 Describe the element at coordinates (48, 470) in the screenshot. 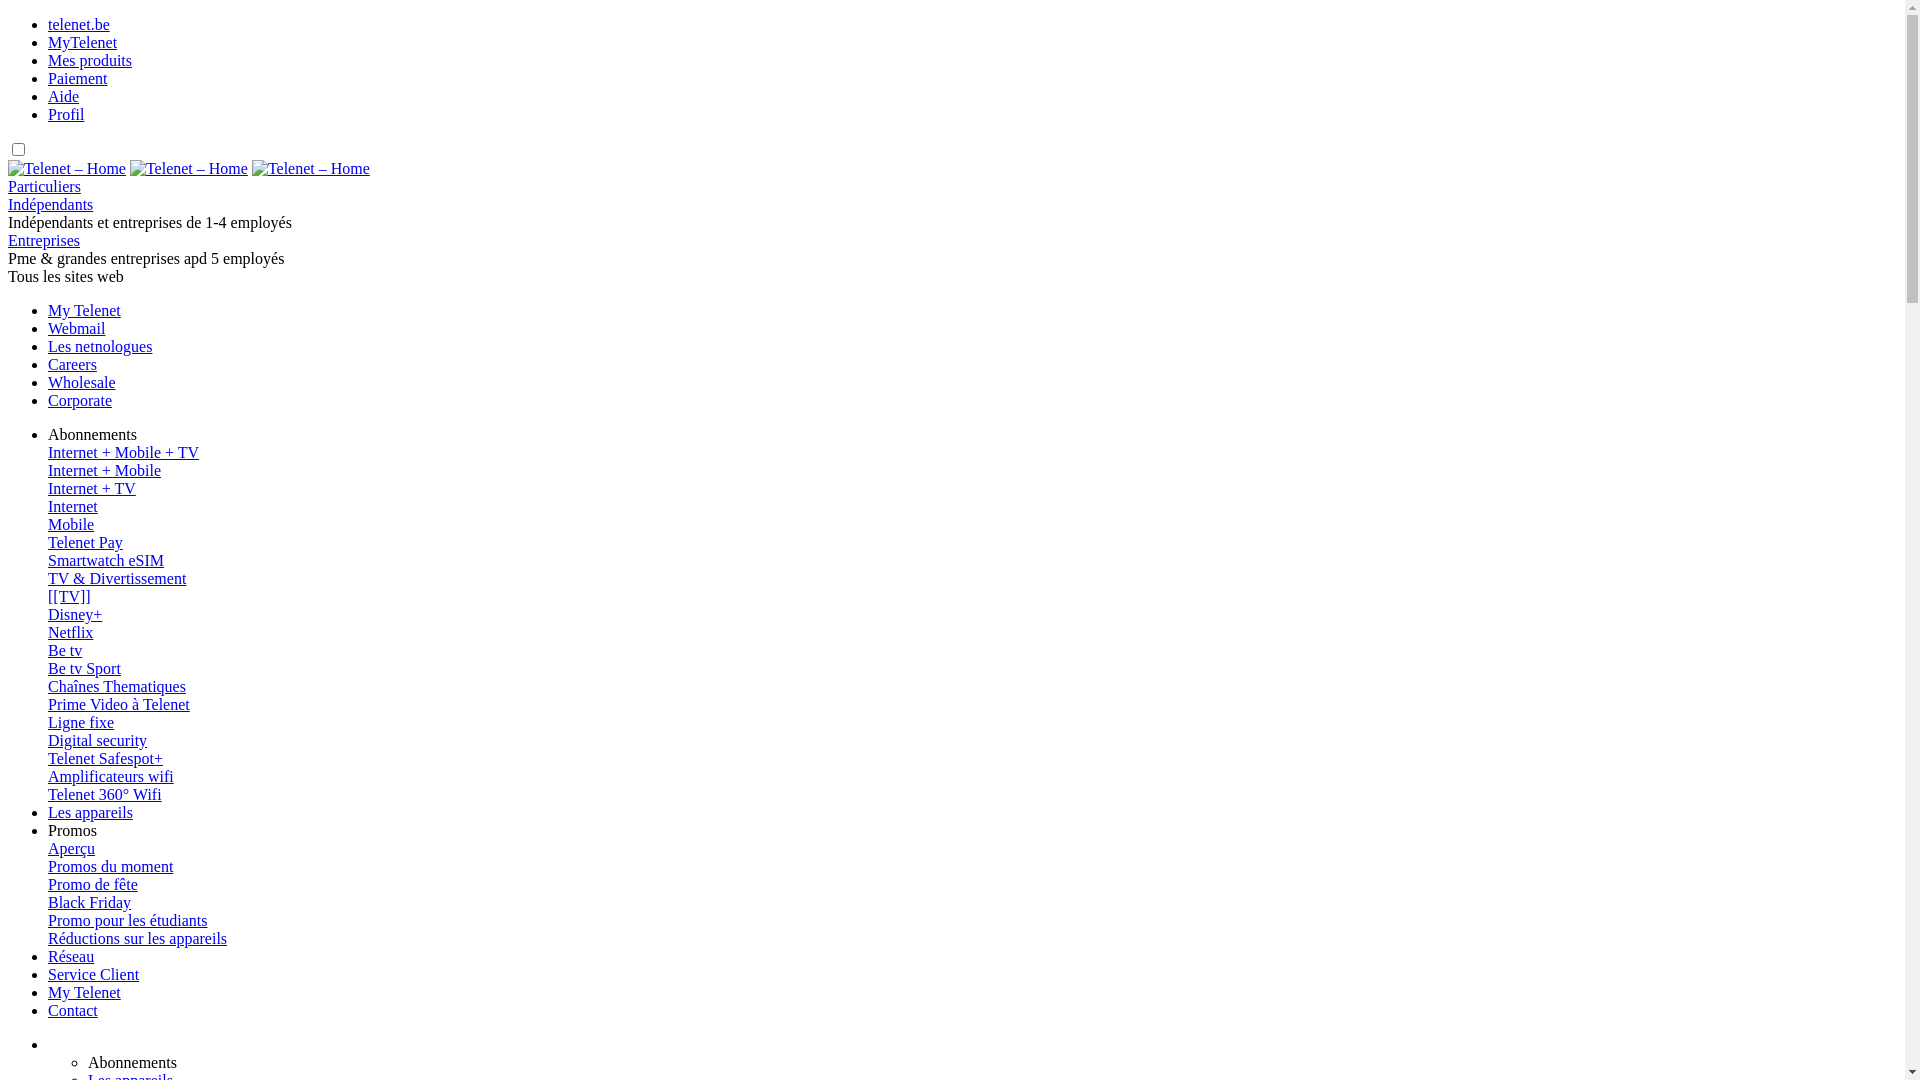

I see `'Internet + Mobile'` at that location.